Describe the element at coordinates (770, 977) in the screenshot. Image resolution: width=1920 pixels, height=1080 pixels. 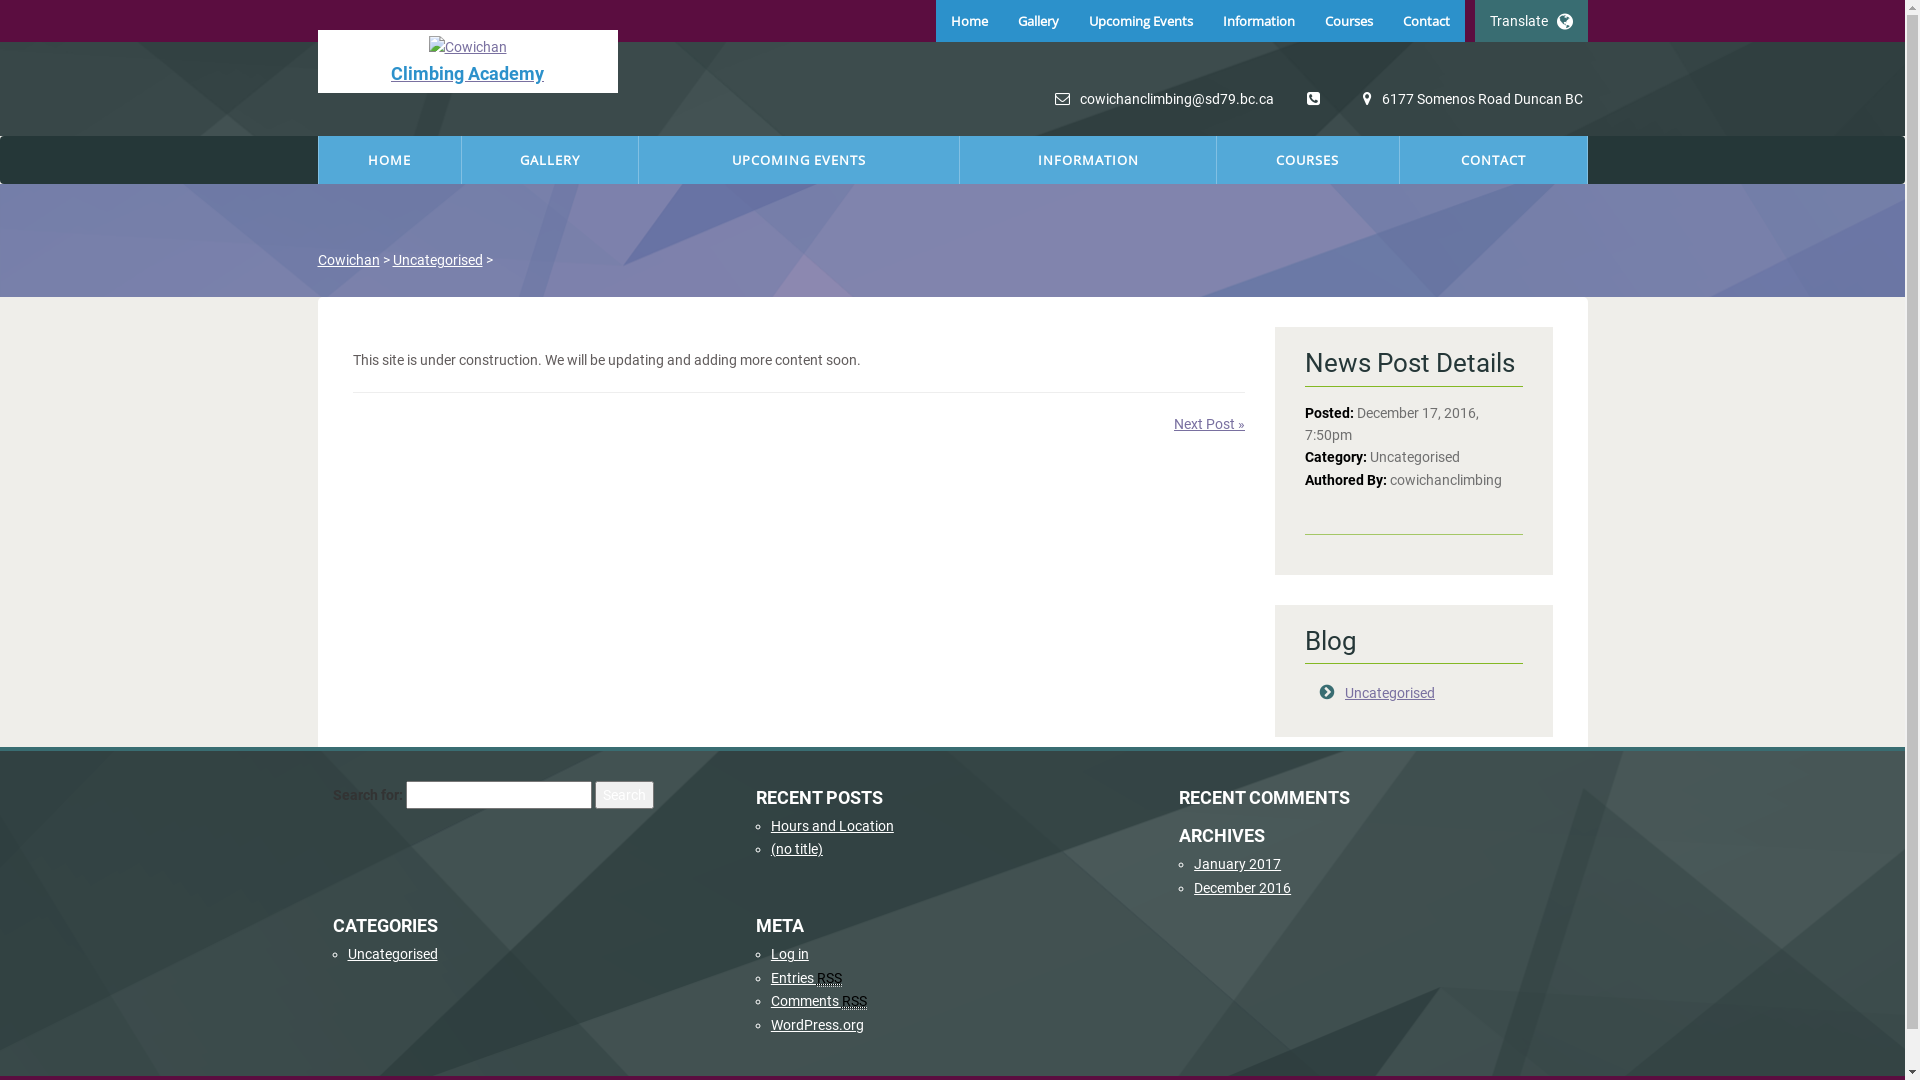
I see `'Entries RSS'` at that location.